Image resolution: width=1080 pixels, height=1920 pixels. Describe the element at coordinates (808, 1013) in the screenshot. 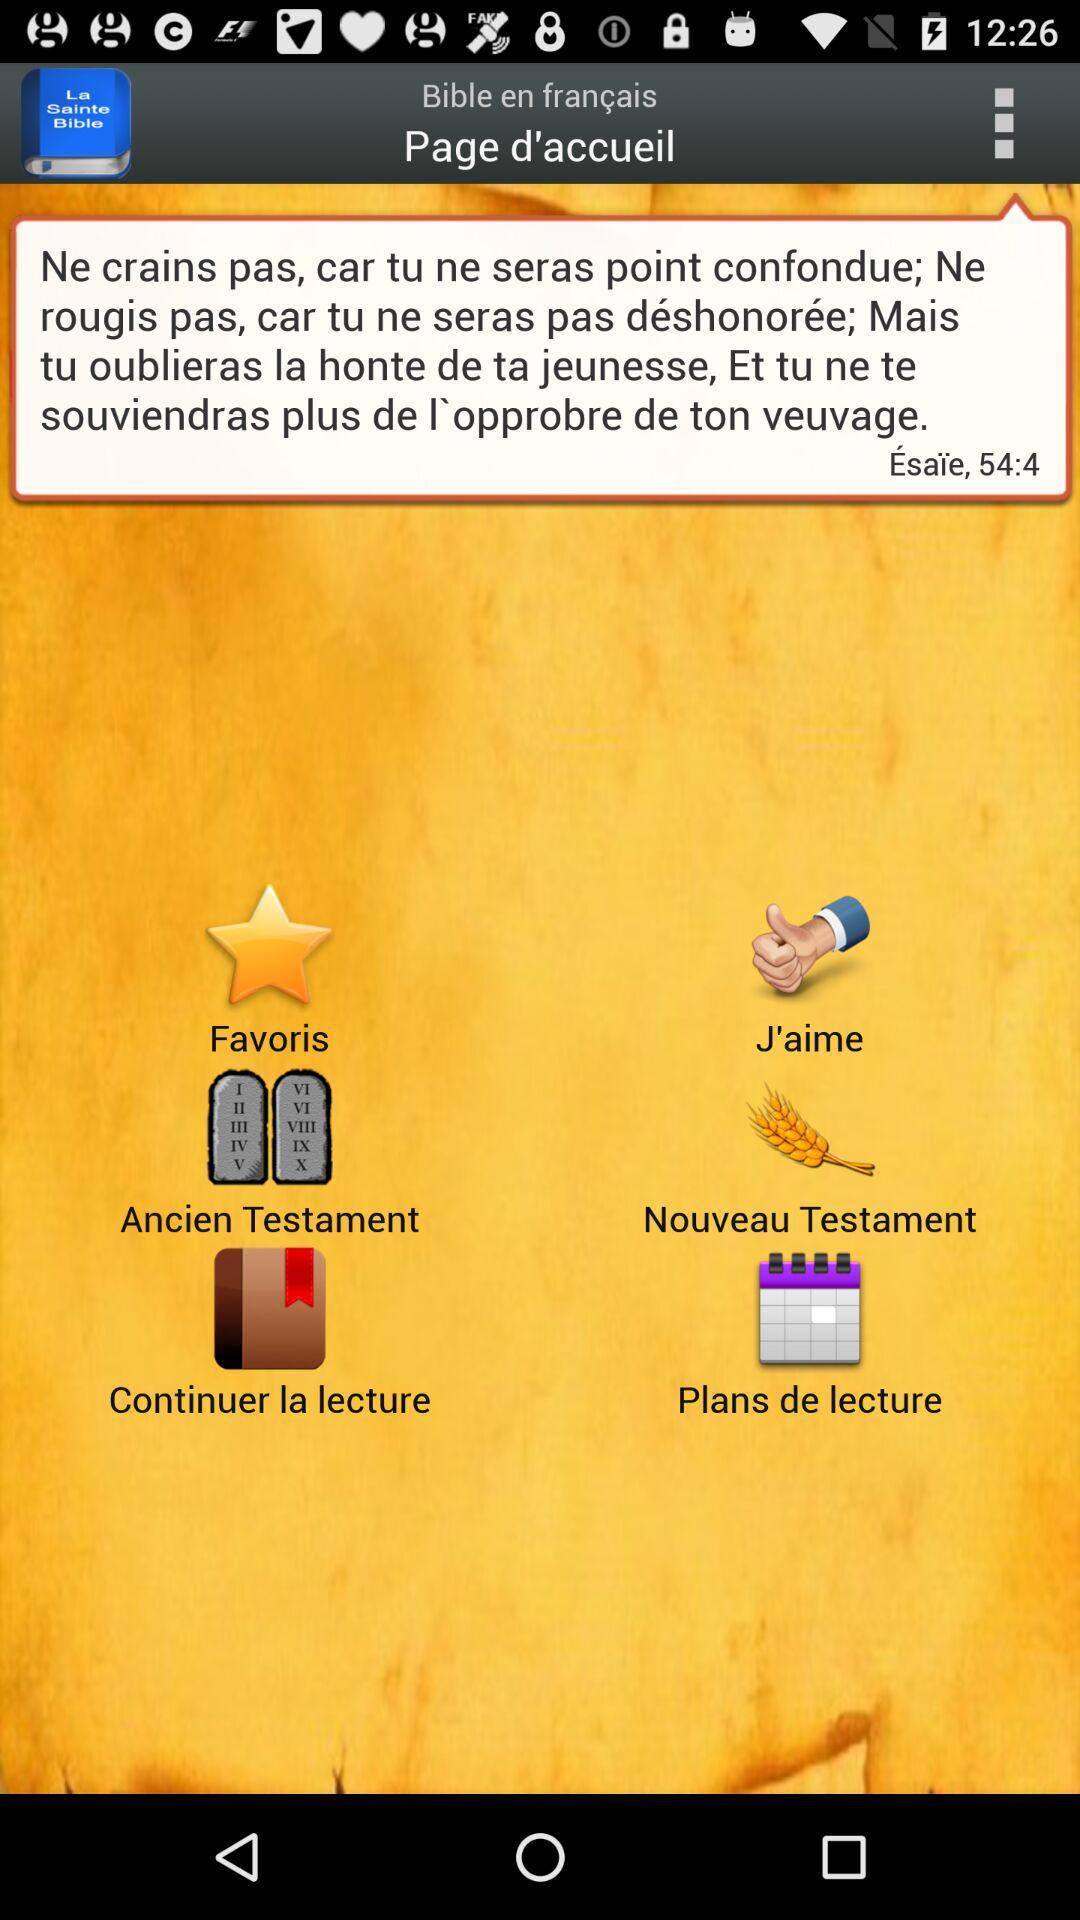

I see `the thumbs_up icon` at that location.